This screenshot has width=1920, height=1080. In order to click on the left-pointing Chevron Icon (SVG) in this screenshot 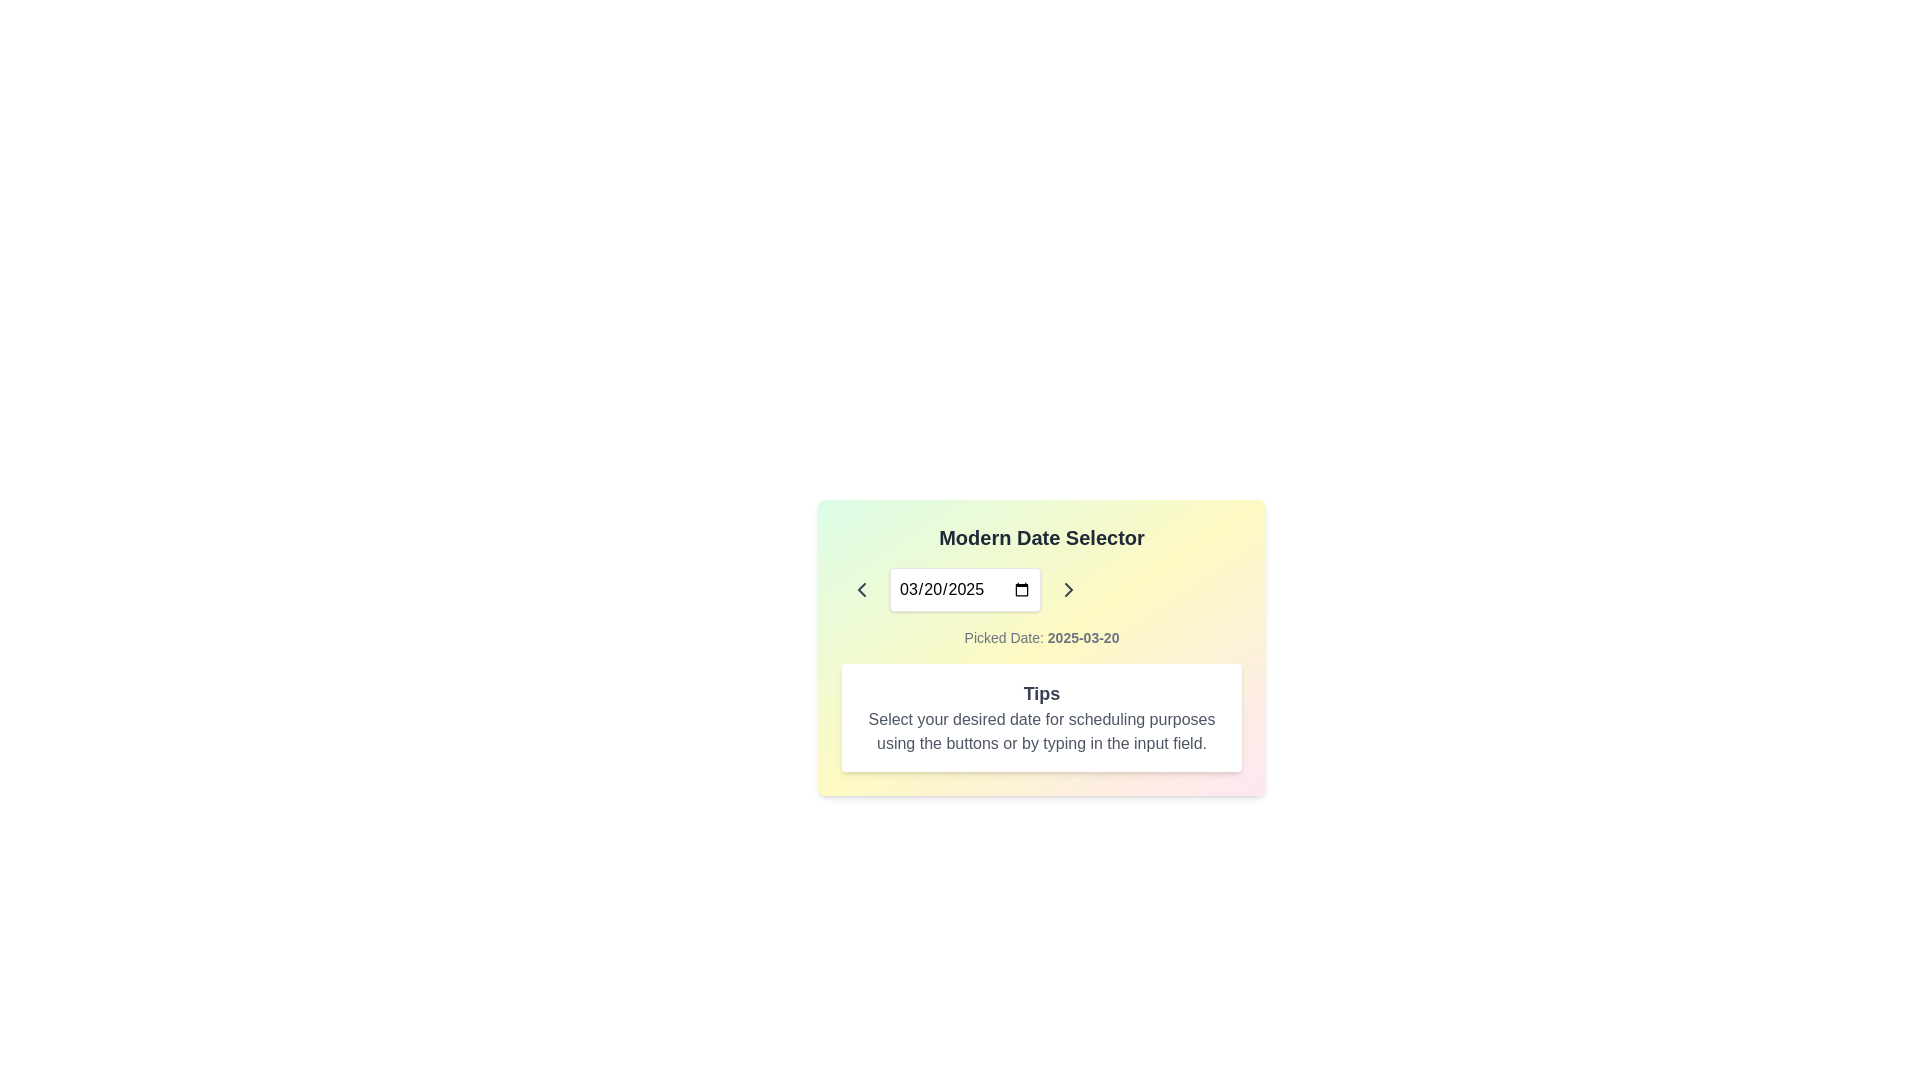, I will do `click(862, 589)`.